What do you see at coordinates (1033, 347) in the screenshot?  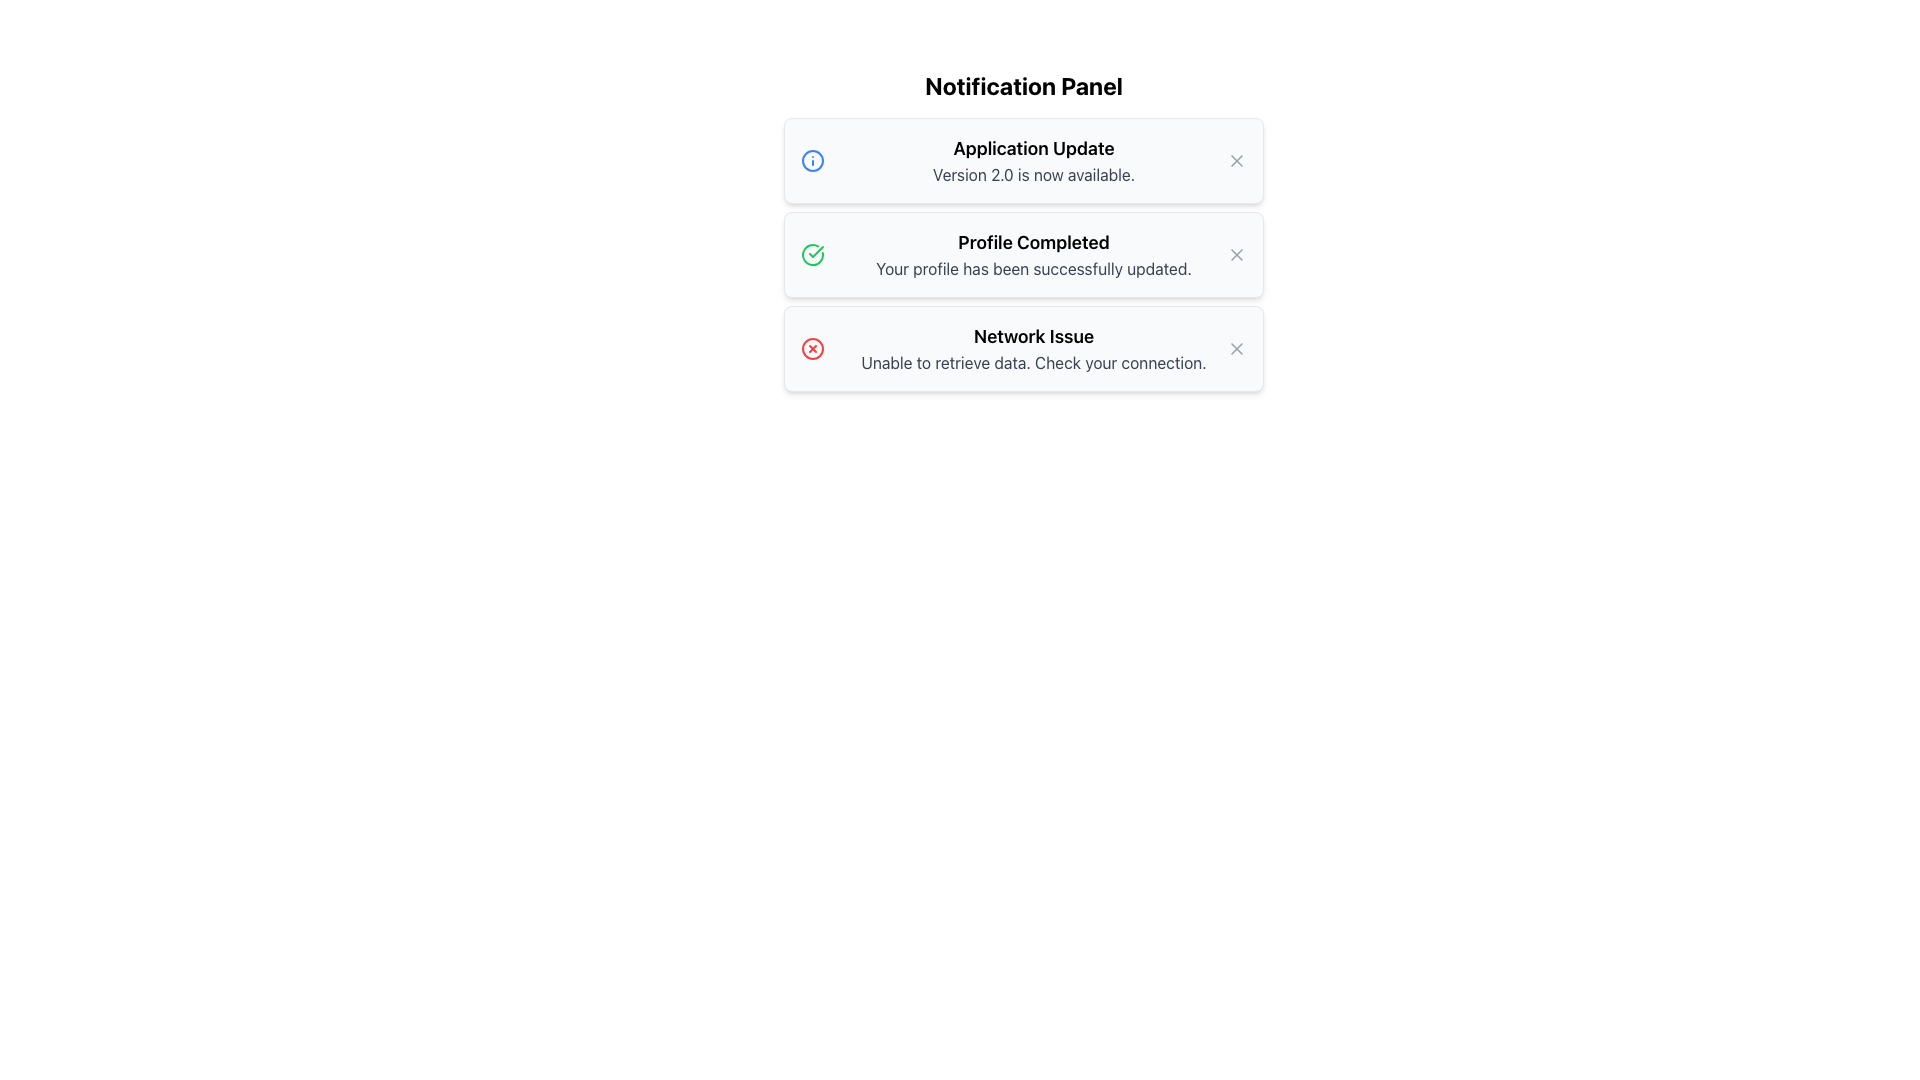 I see `the error message element displaying 'Network Issue' with the follow-up text 'Unable to retrieve data. Check your connection.'` at bounding box center [1033, 347].